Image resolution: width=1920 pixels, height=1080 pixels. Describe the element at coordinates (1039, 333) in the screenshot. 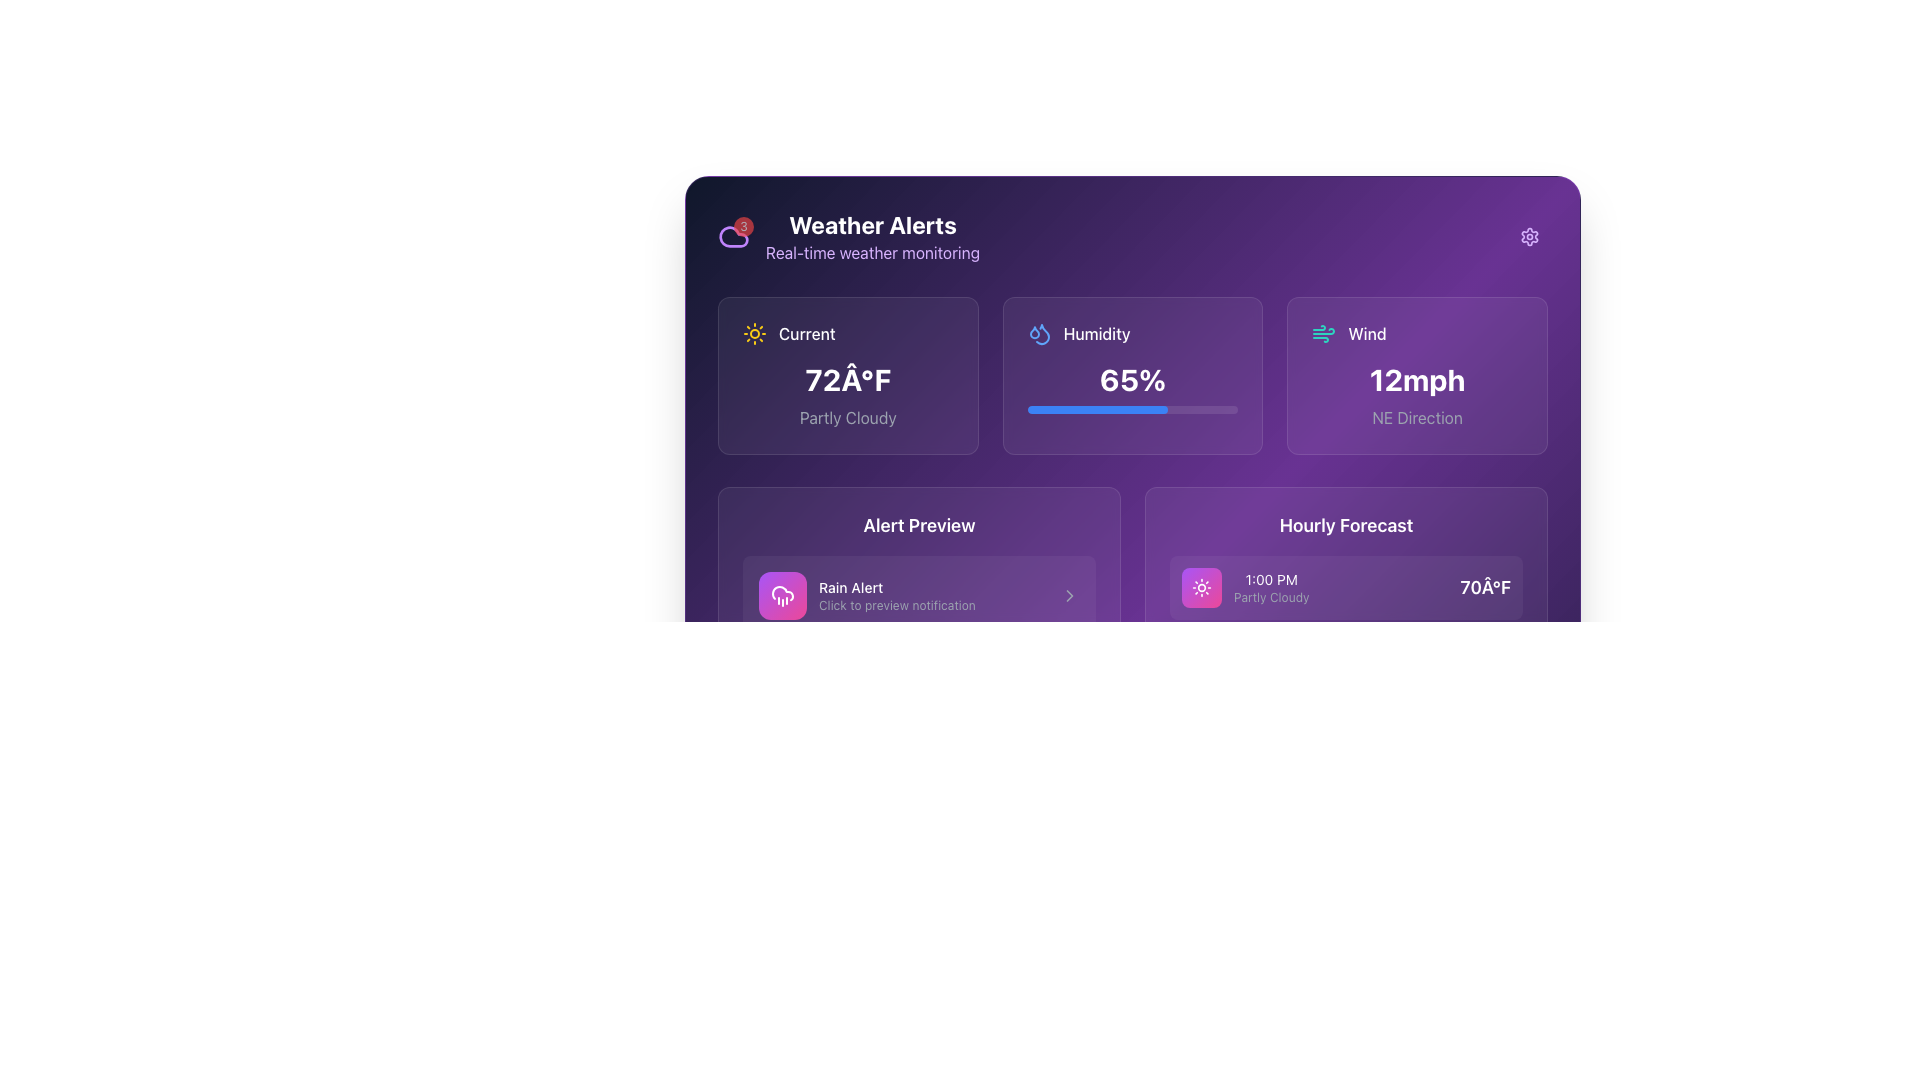

I see `the humidity icon located to the left of the 'Humidity' text and above the numeric percentage value in the UI` at that location.